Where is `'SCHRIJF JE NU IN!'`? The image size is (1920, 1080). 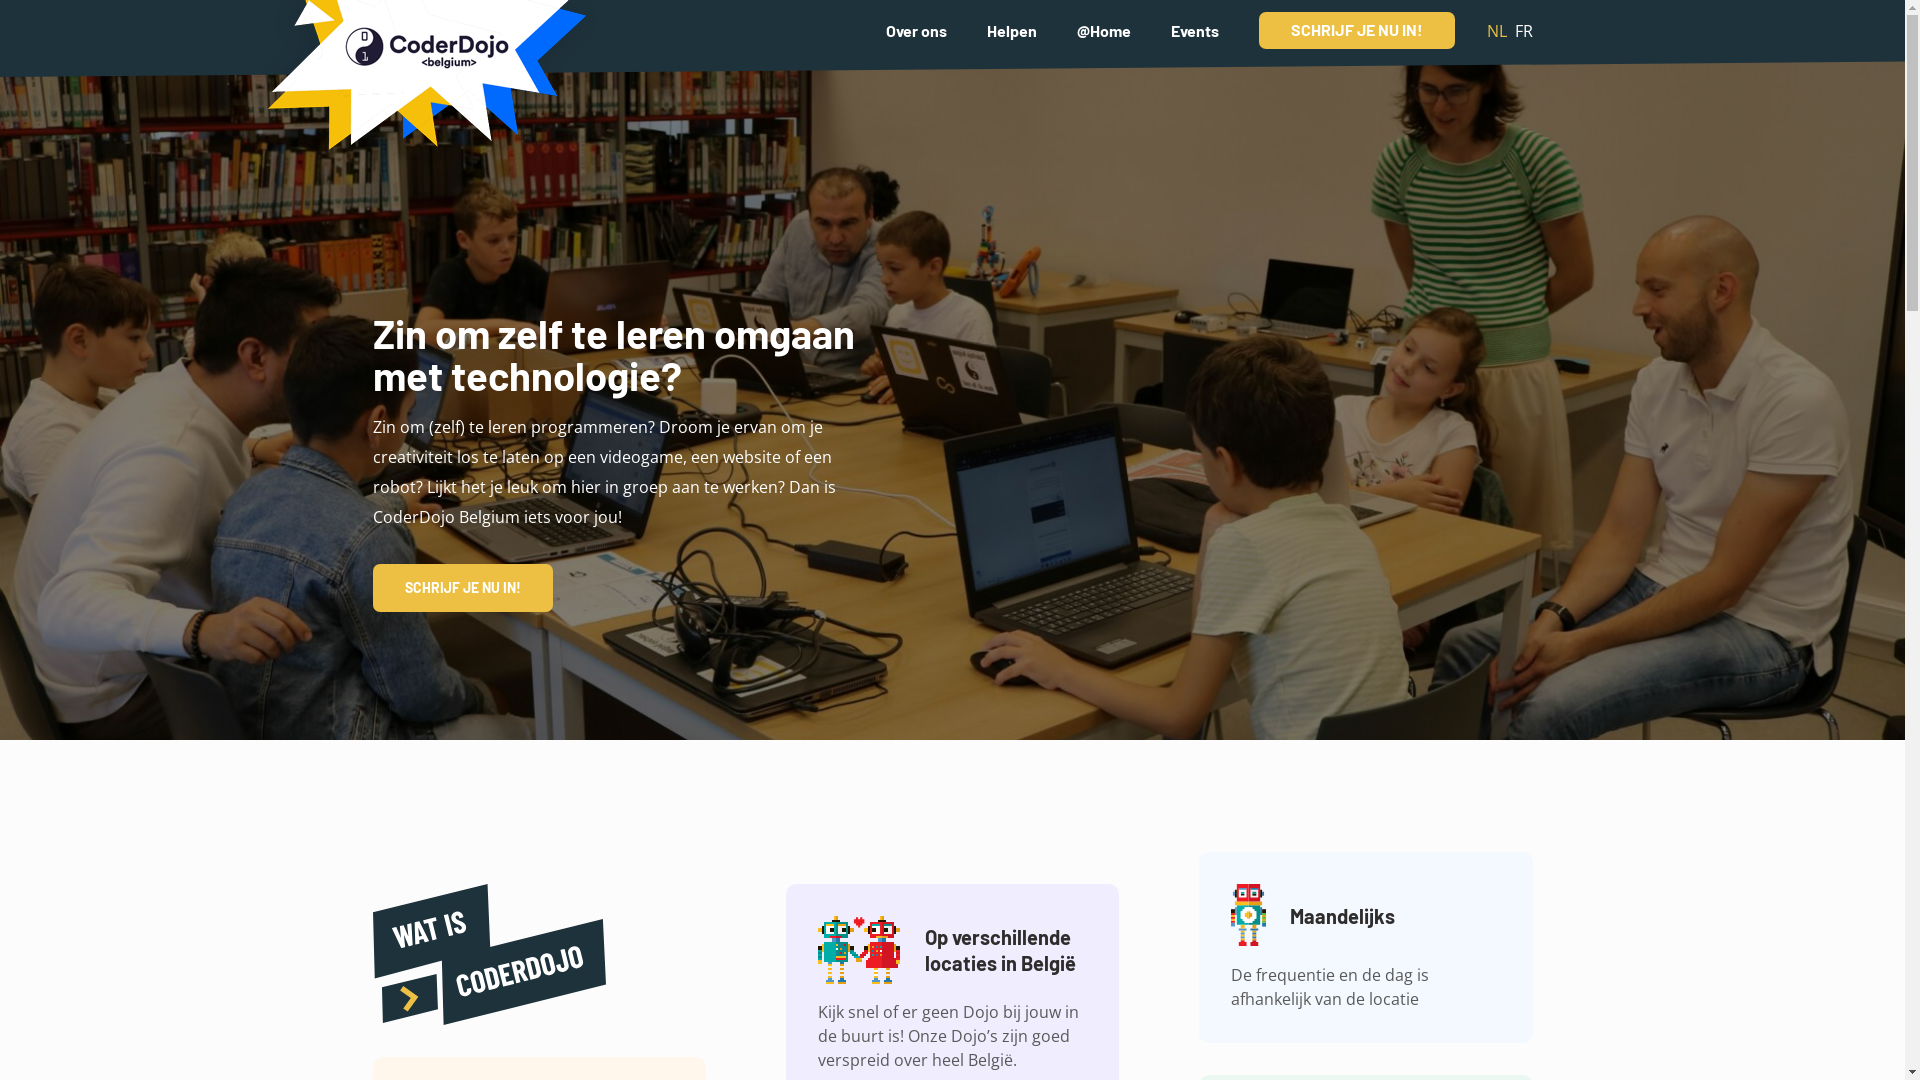 'SCHRIJF JE NU IN!' is located at coordinates (1356, 30).